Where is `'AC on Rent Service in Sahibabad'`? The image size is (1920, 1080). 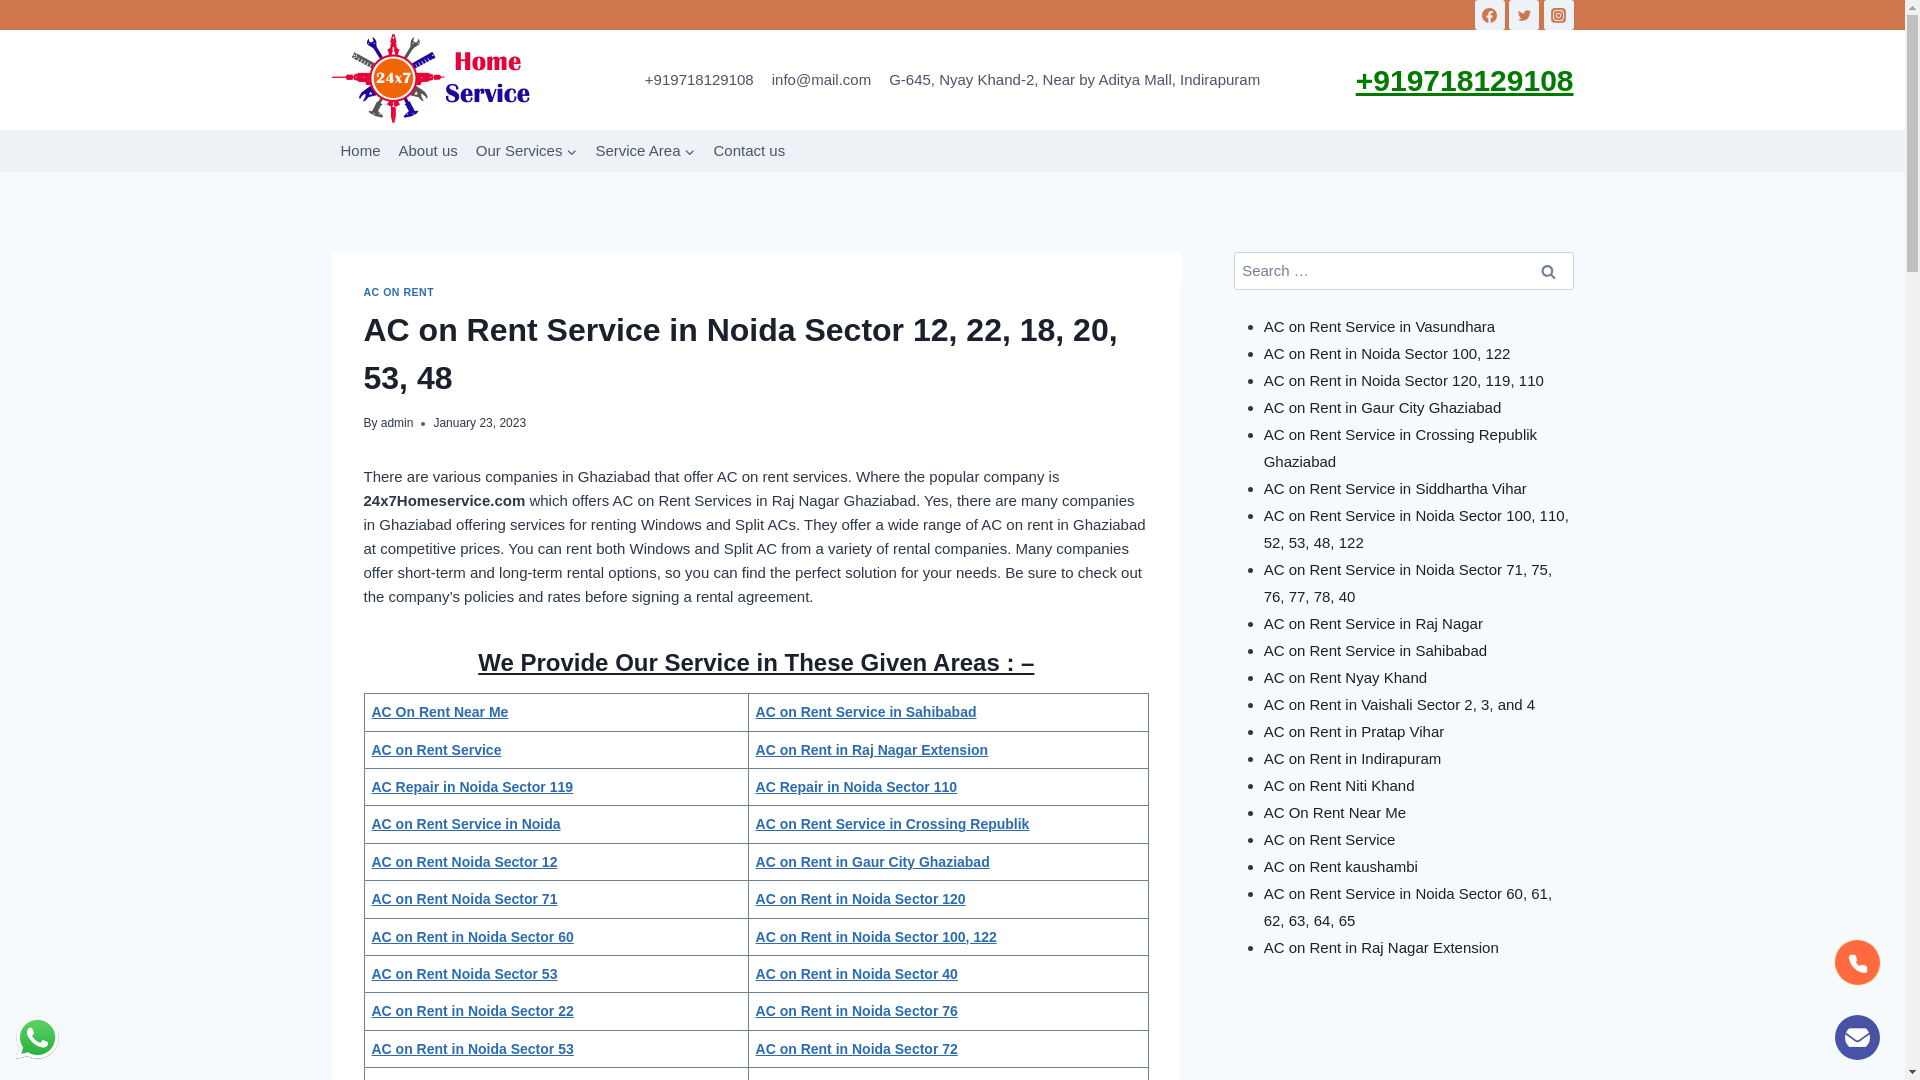
'AC on Rent Service in Sahibabad' is located at coordinates (1374, 650).